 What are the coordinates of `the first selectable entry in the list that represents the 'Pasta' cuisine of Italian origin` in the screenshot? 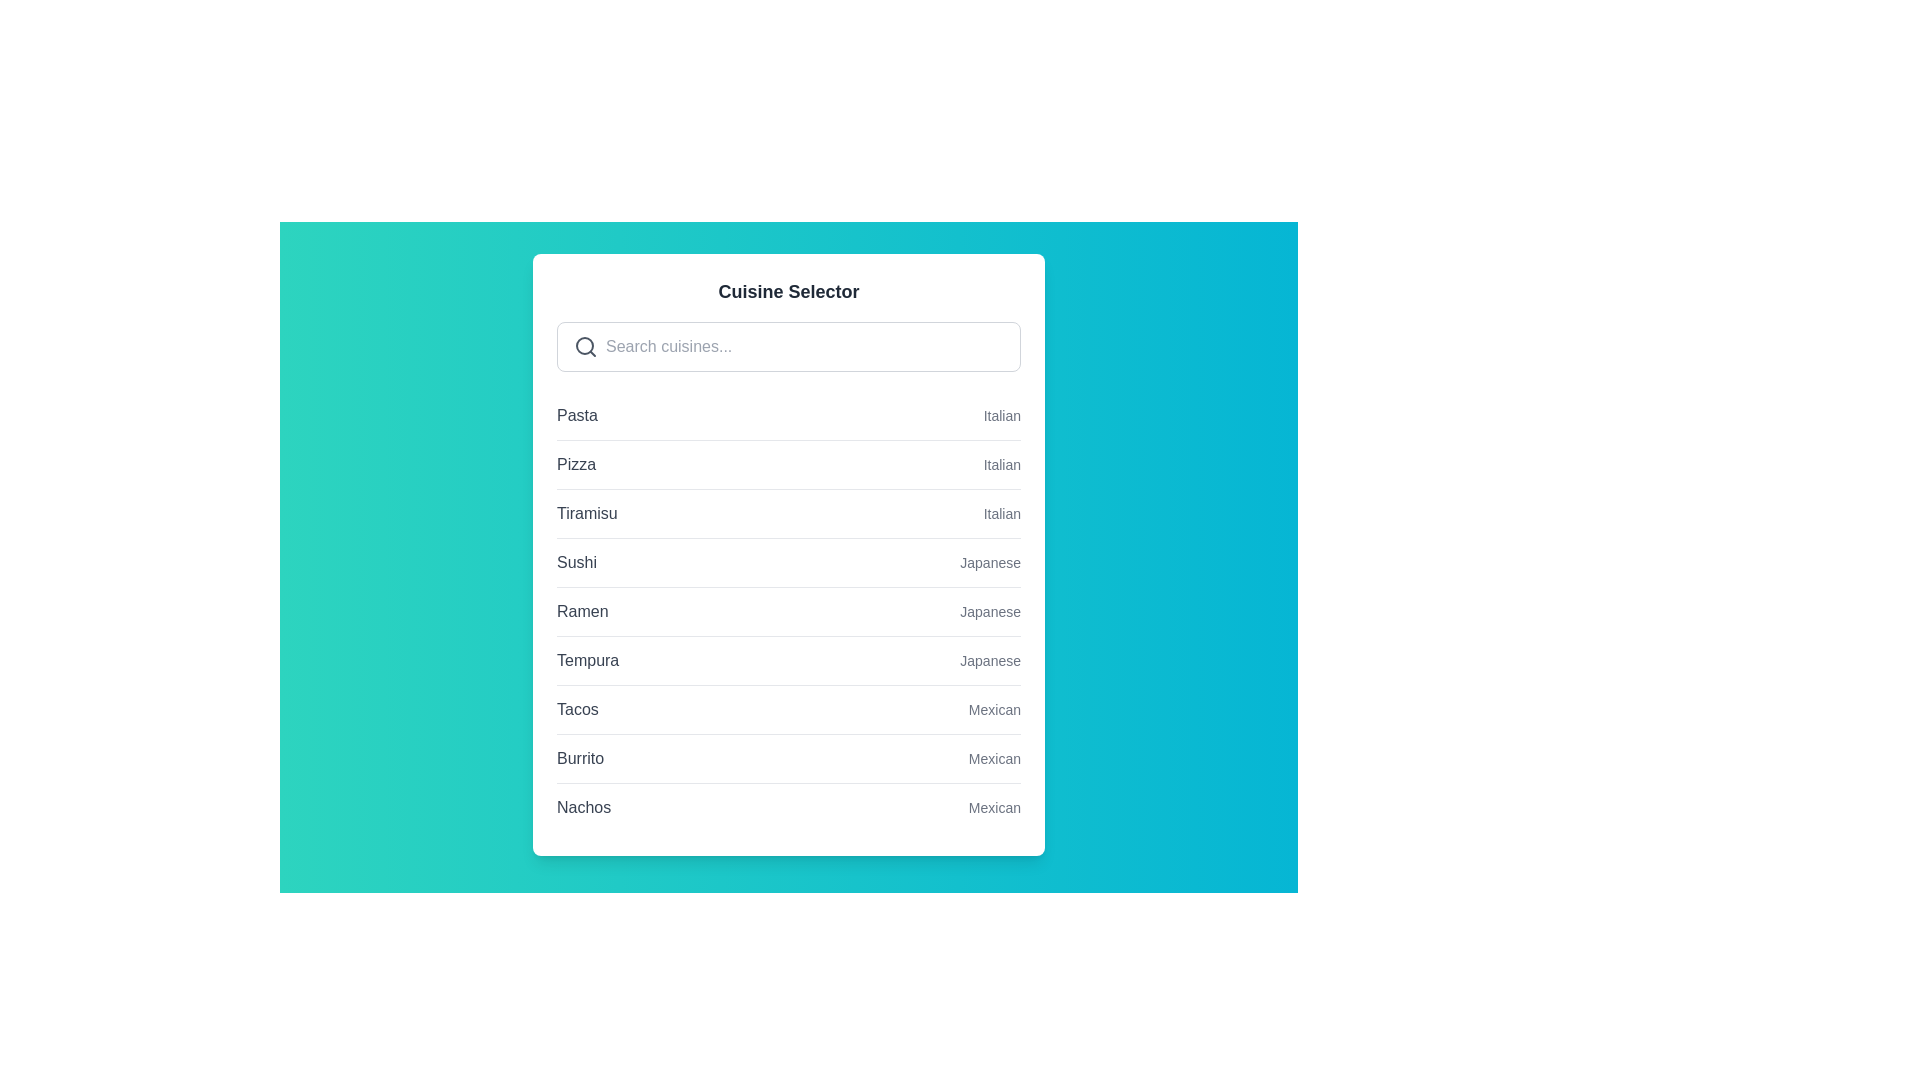 It's located at (787, 415).